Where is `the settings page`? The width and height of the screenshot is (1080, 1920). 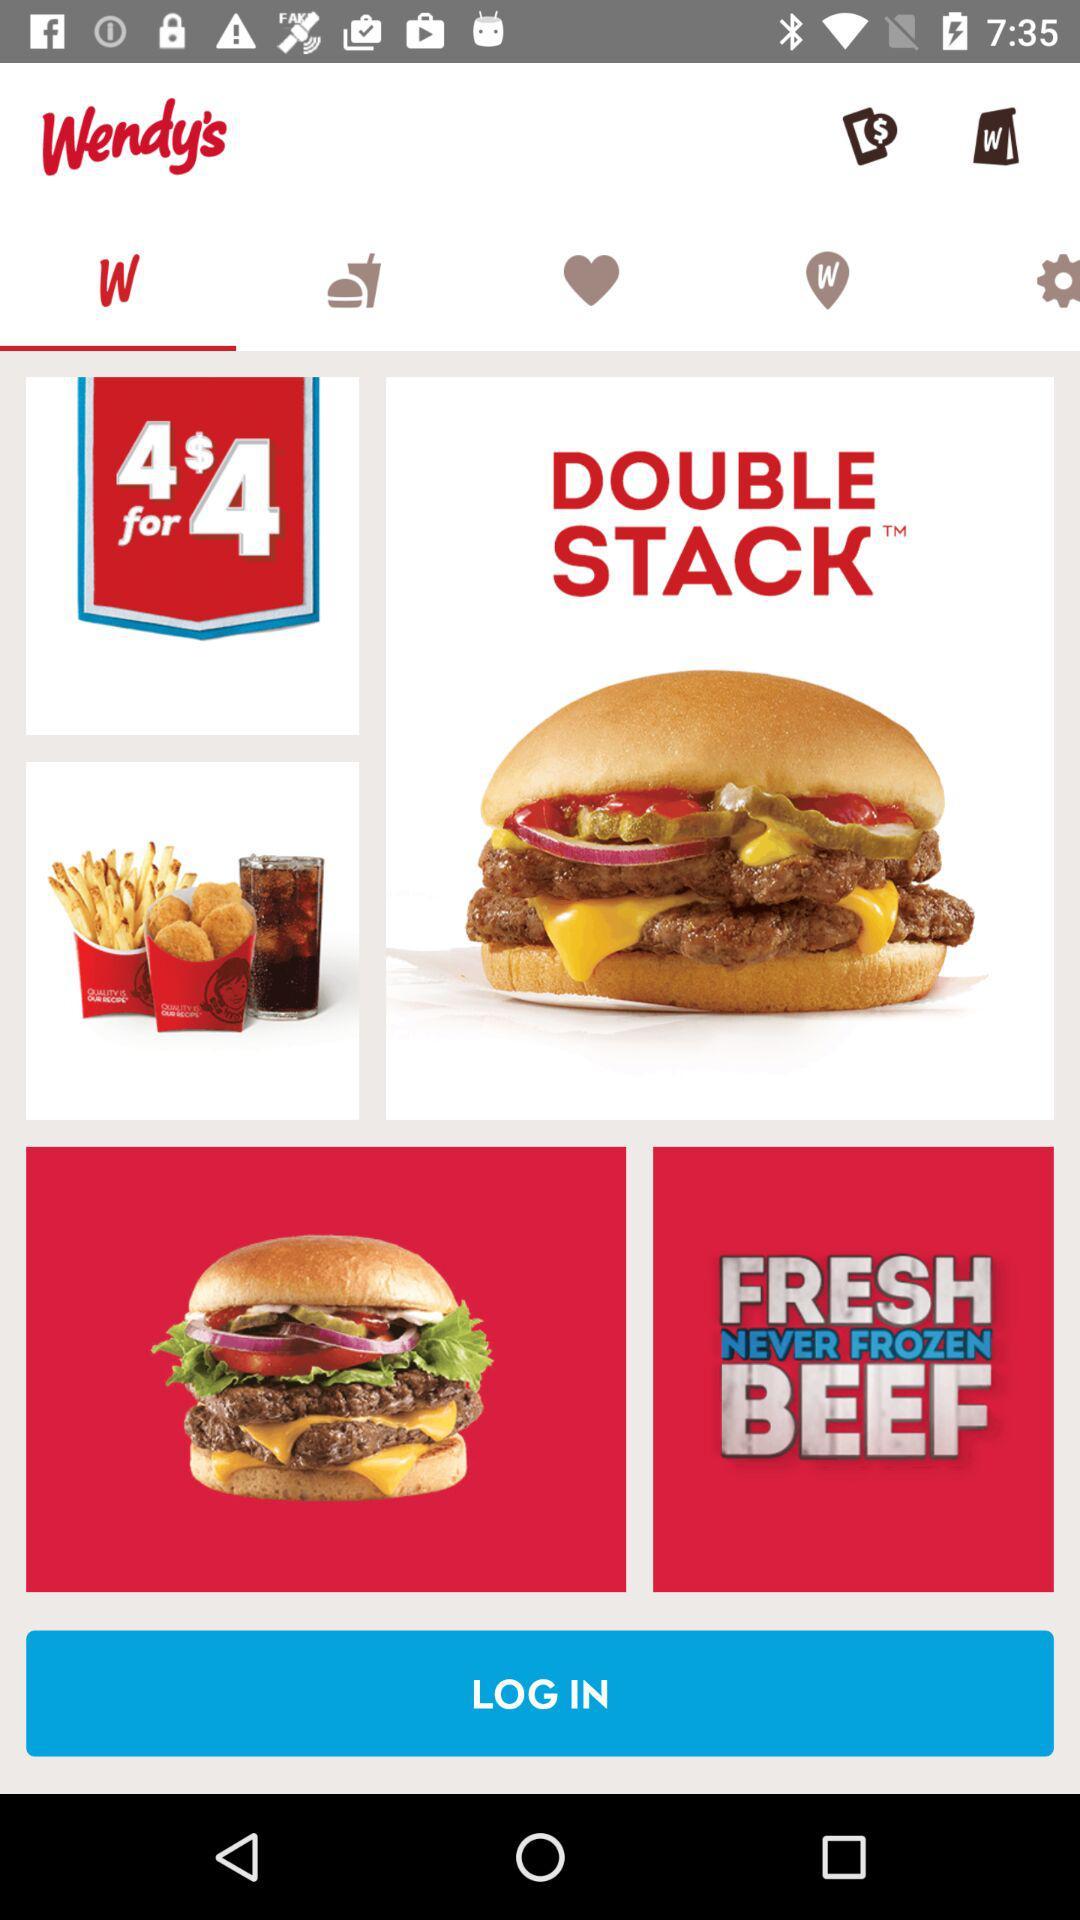 the settings page is located at coordinates (1012, 279).